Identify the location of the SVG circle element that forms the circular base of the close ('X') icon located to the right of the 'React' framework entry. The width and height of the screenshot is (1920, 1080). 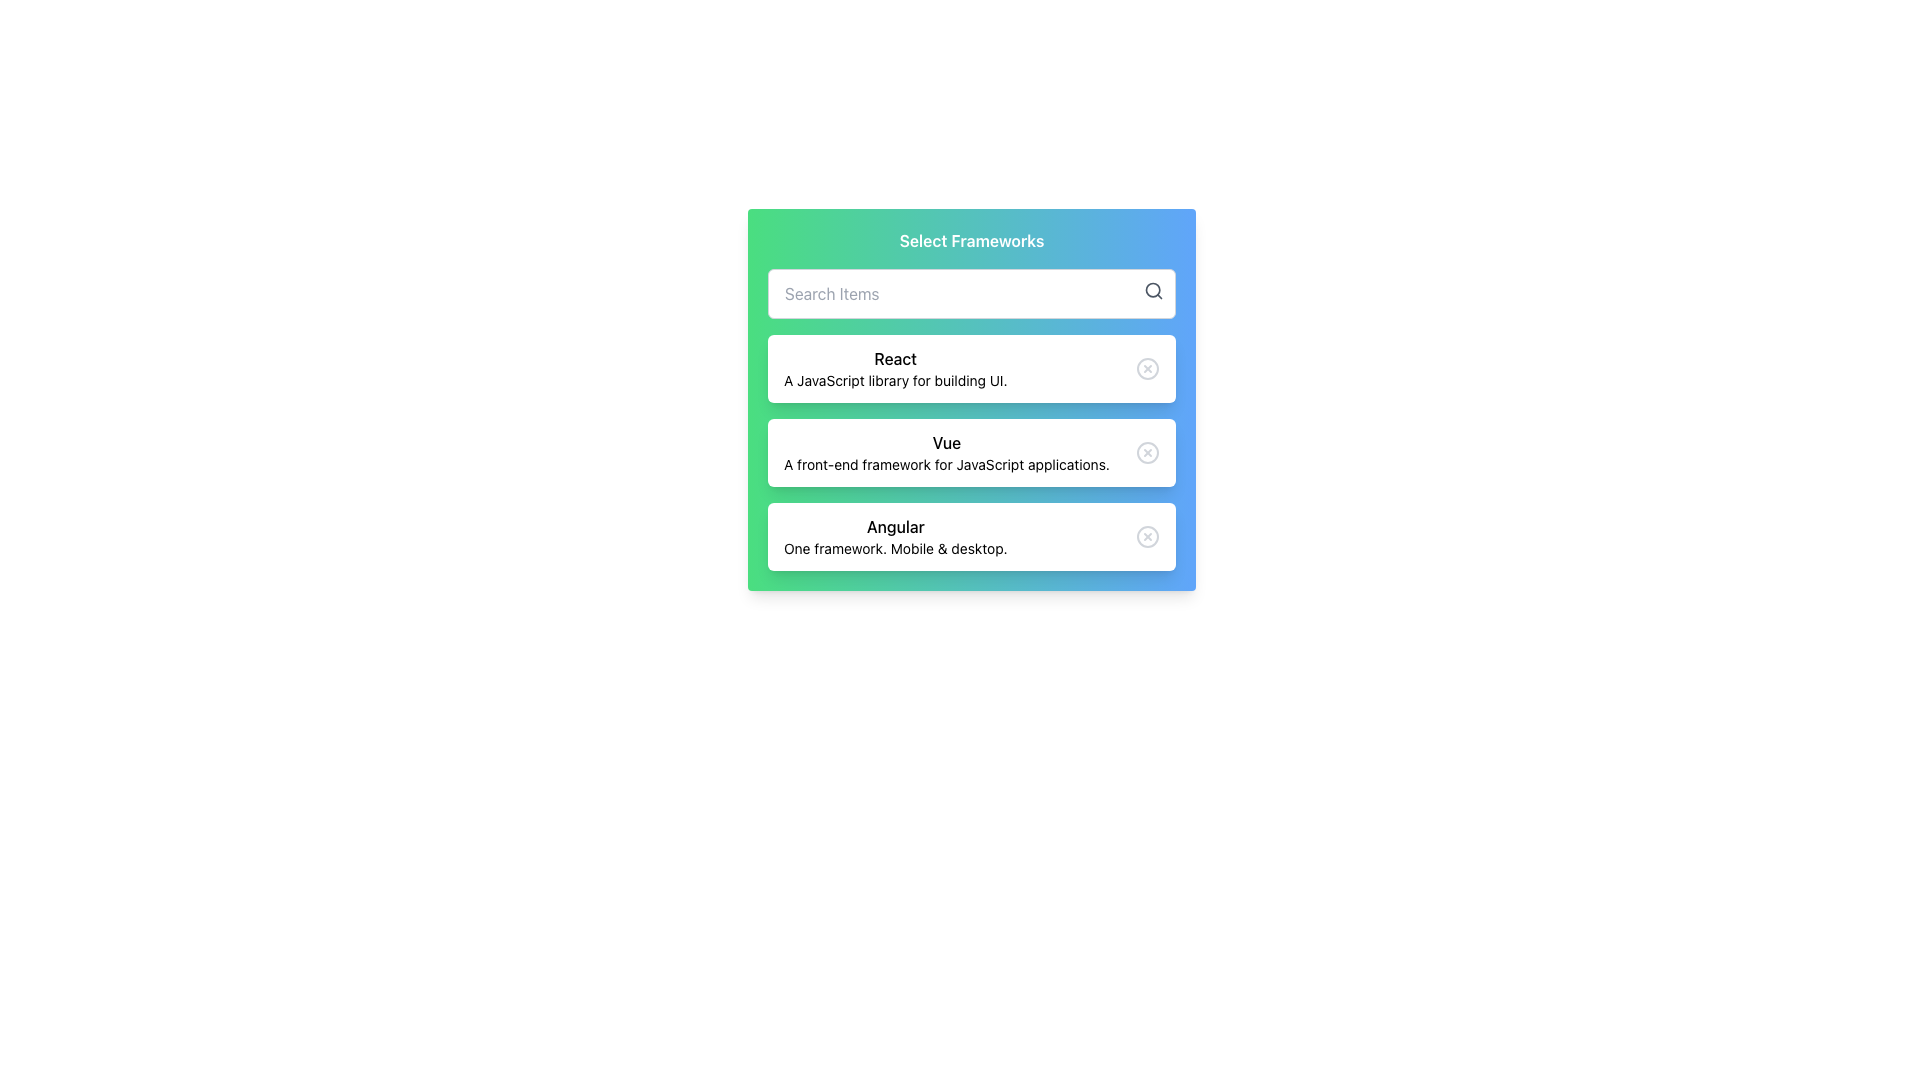
(1147, 369).